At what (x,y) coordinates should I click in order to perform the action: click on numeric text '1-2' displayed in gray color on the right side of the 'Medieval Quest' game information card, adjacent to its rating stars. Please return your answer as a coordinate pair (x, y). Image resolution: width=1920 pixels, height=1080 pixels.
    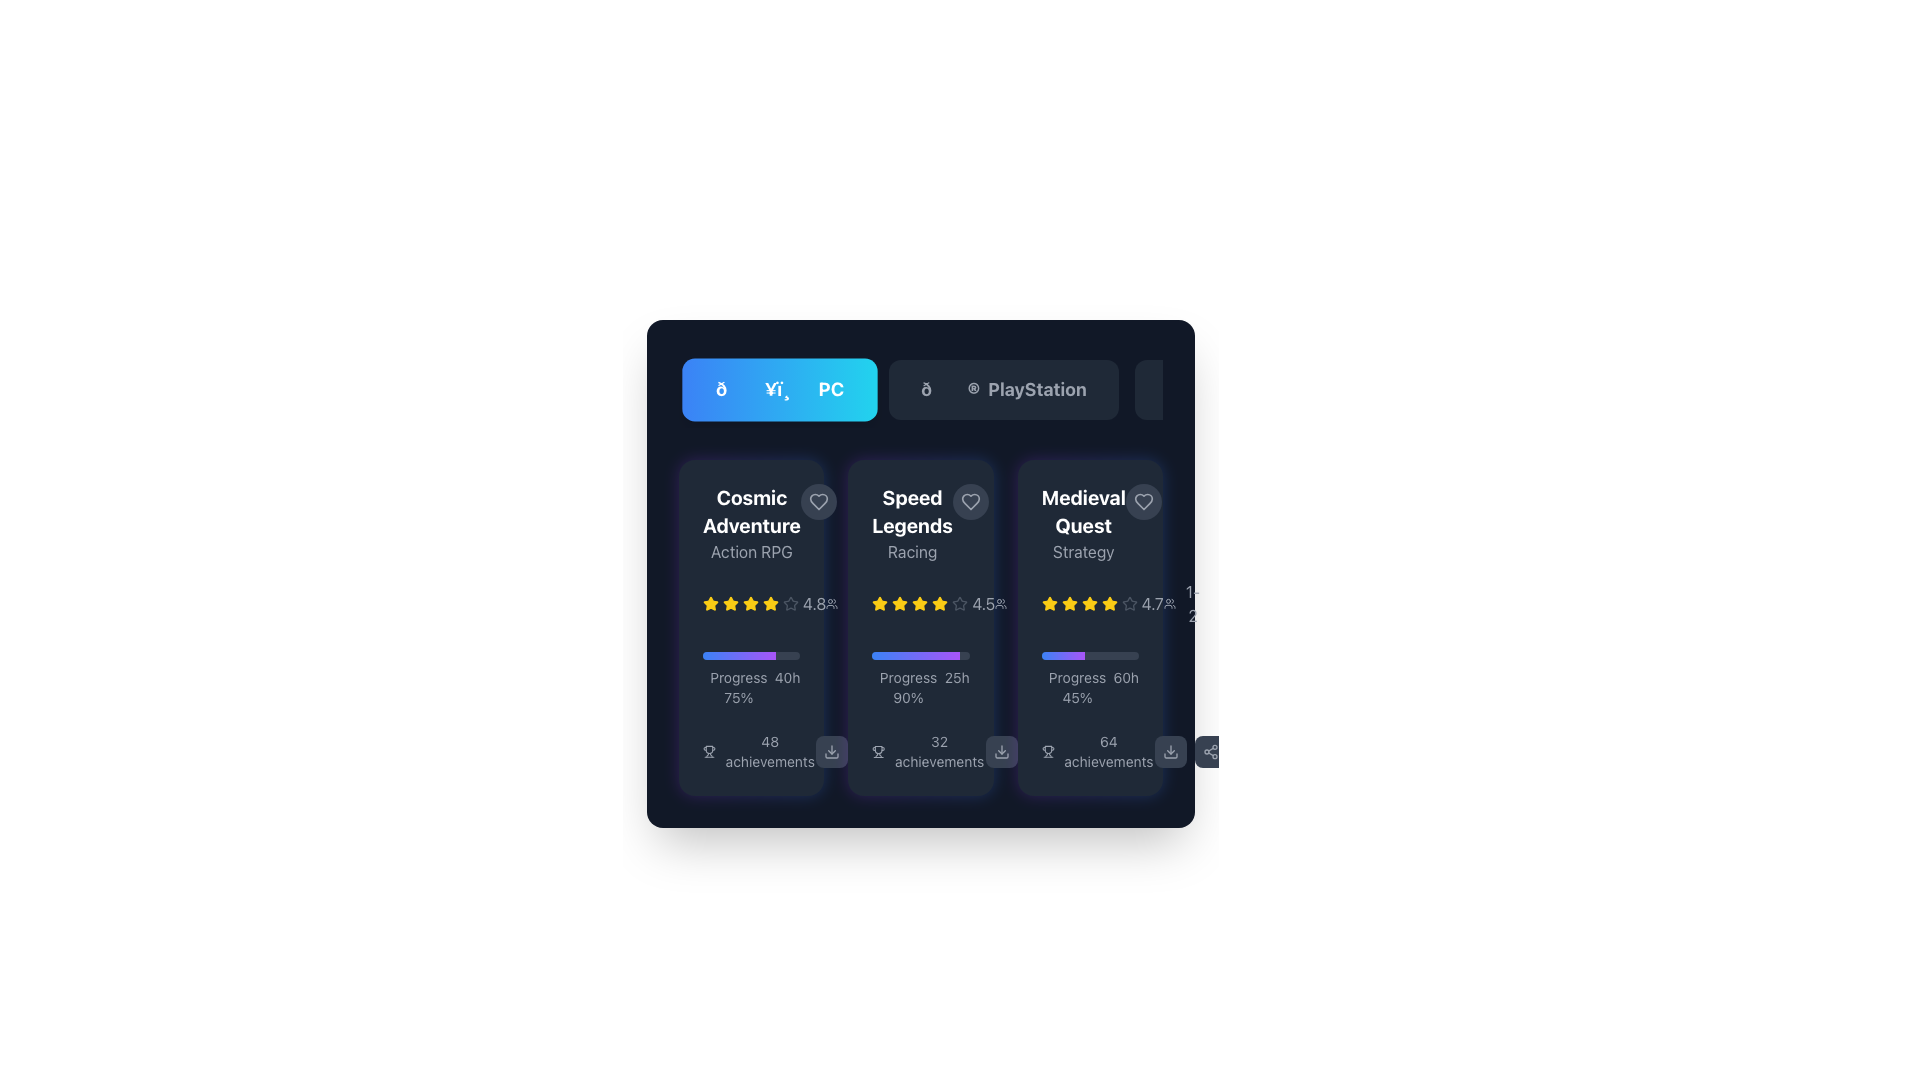
    Looking at the image, I should click on (1193, 603).